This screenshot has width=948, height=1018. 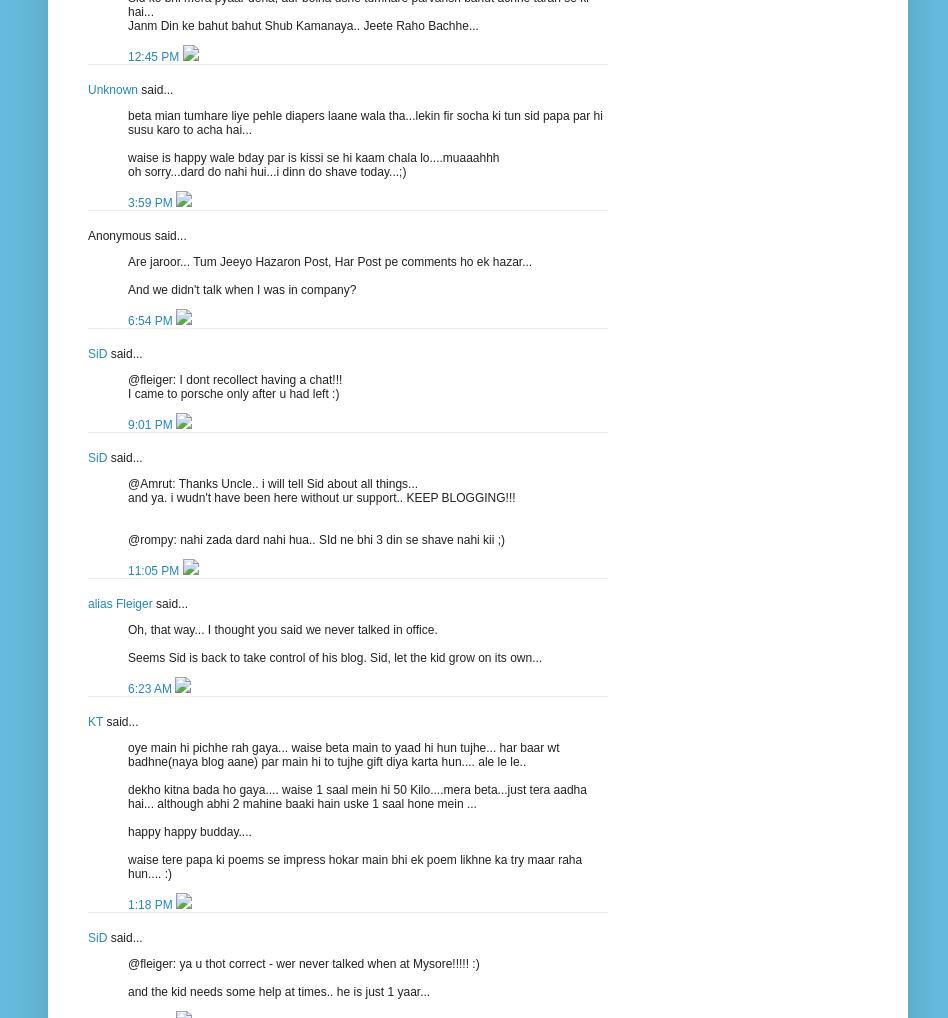 I want to click on '9:01 PM', so click(x=150, y=422).